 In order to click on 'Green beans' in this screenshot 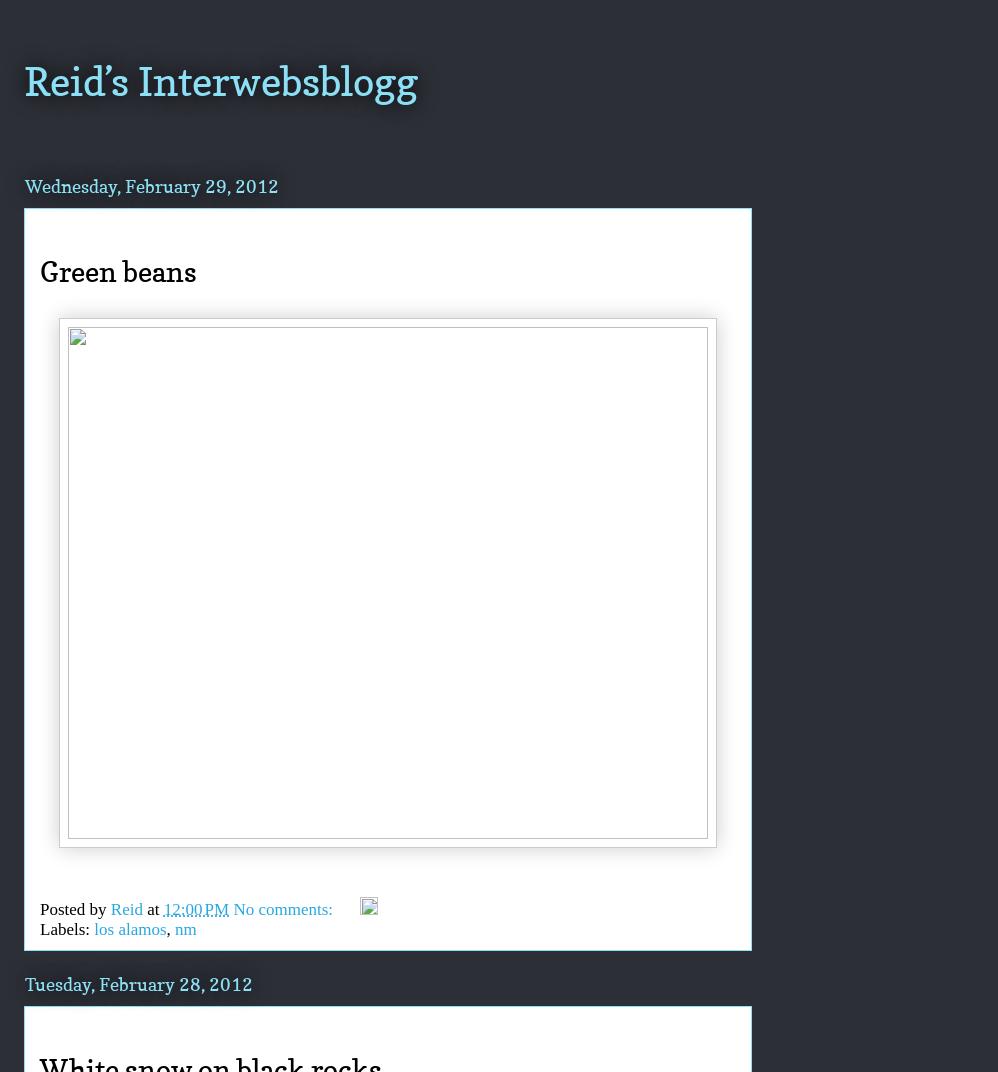, I will do `click(40, 270)`.